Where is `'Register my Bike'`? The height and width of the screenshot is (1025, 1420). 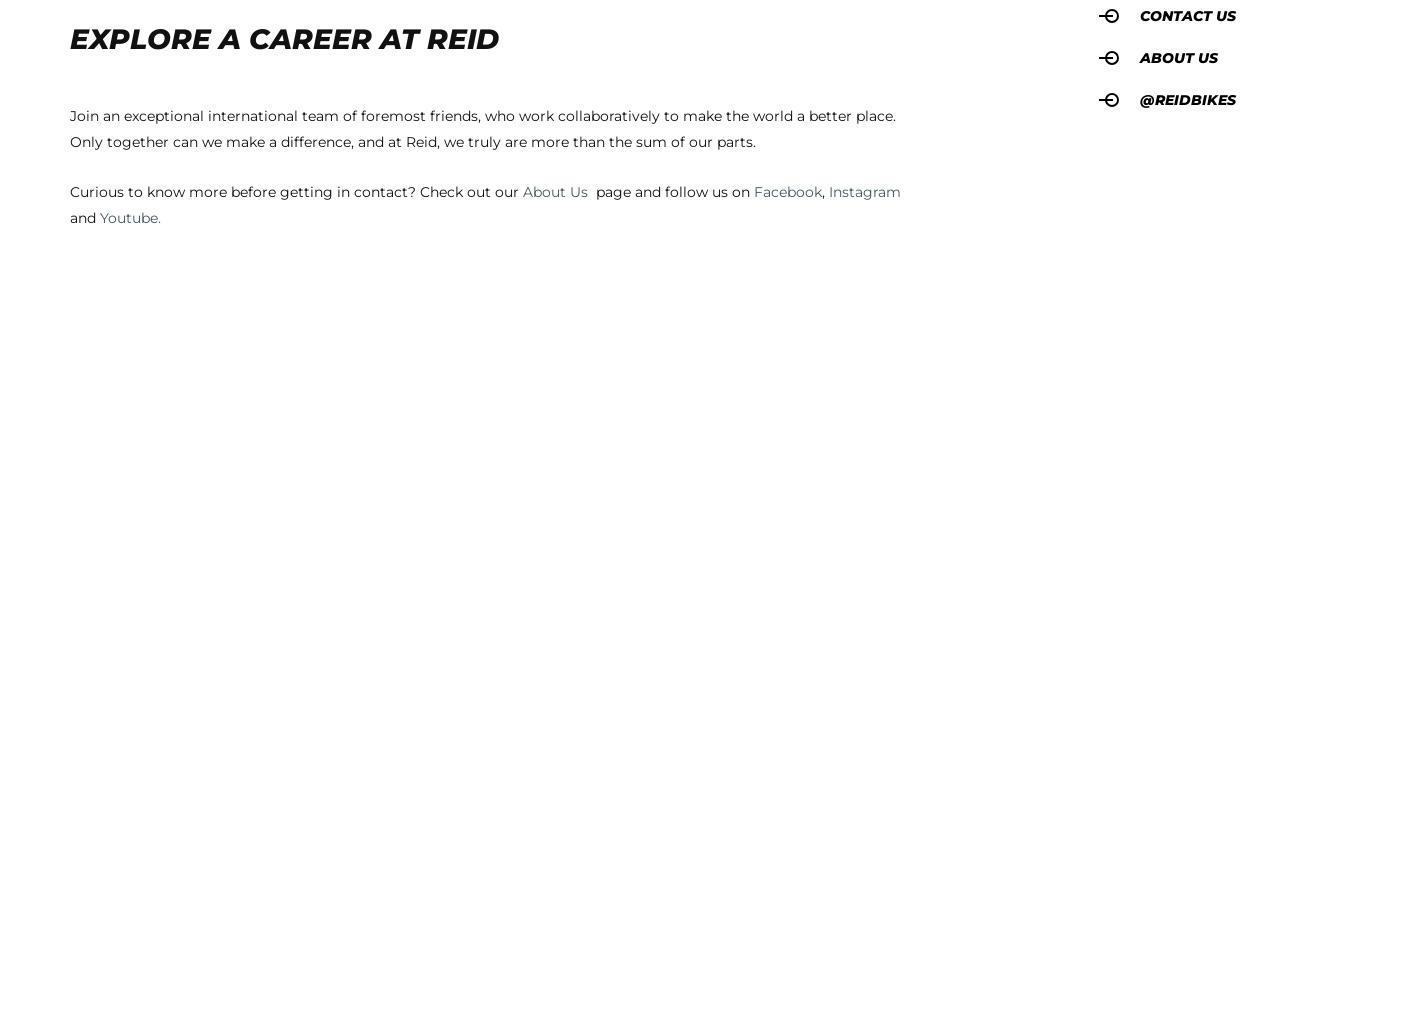
'Register my Bike' is located at coordinates (129, 490).